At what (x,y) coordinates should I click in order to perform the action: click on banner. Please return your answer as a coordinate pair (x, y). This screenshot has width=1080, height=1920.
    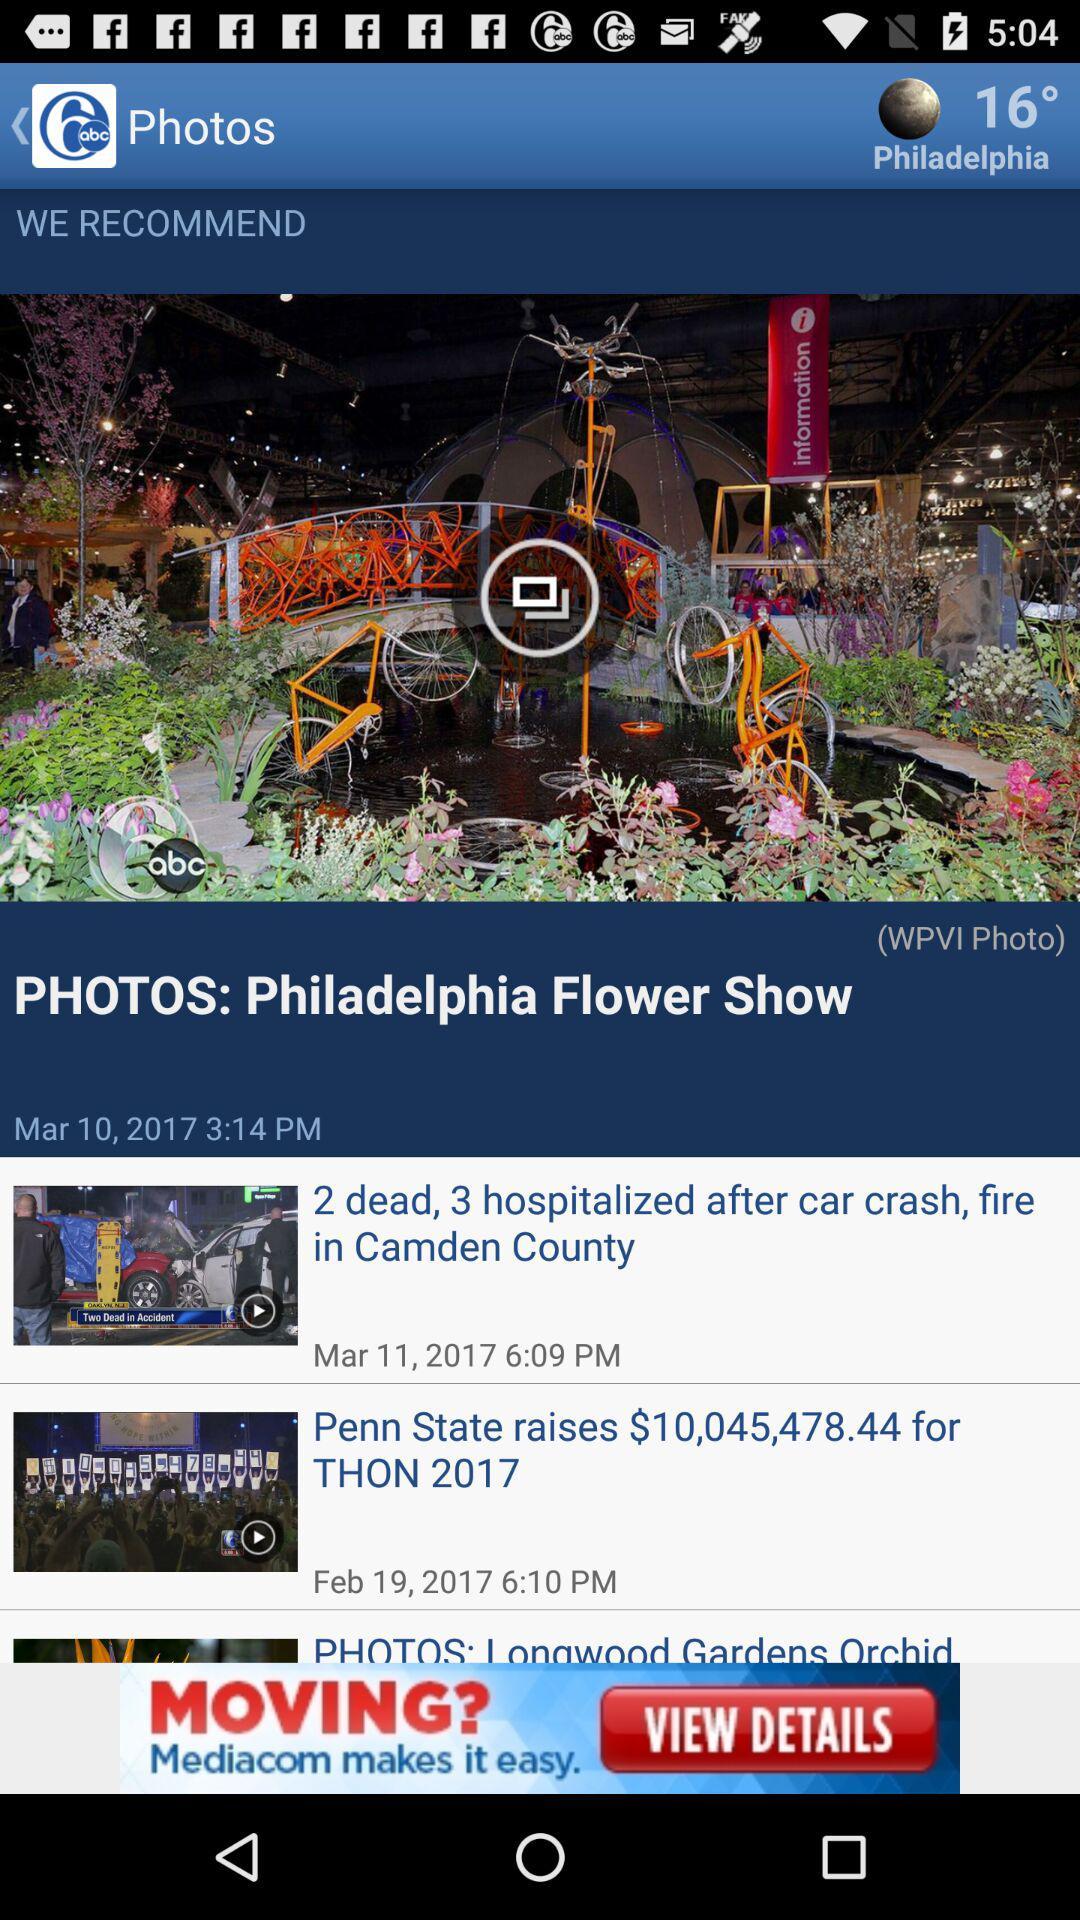
    Looking at the image, I should click on (540, 1727).